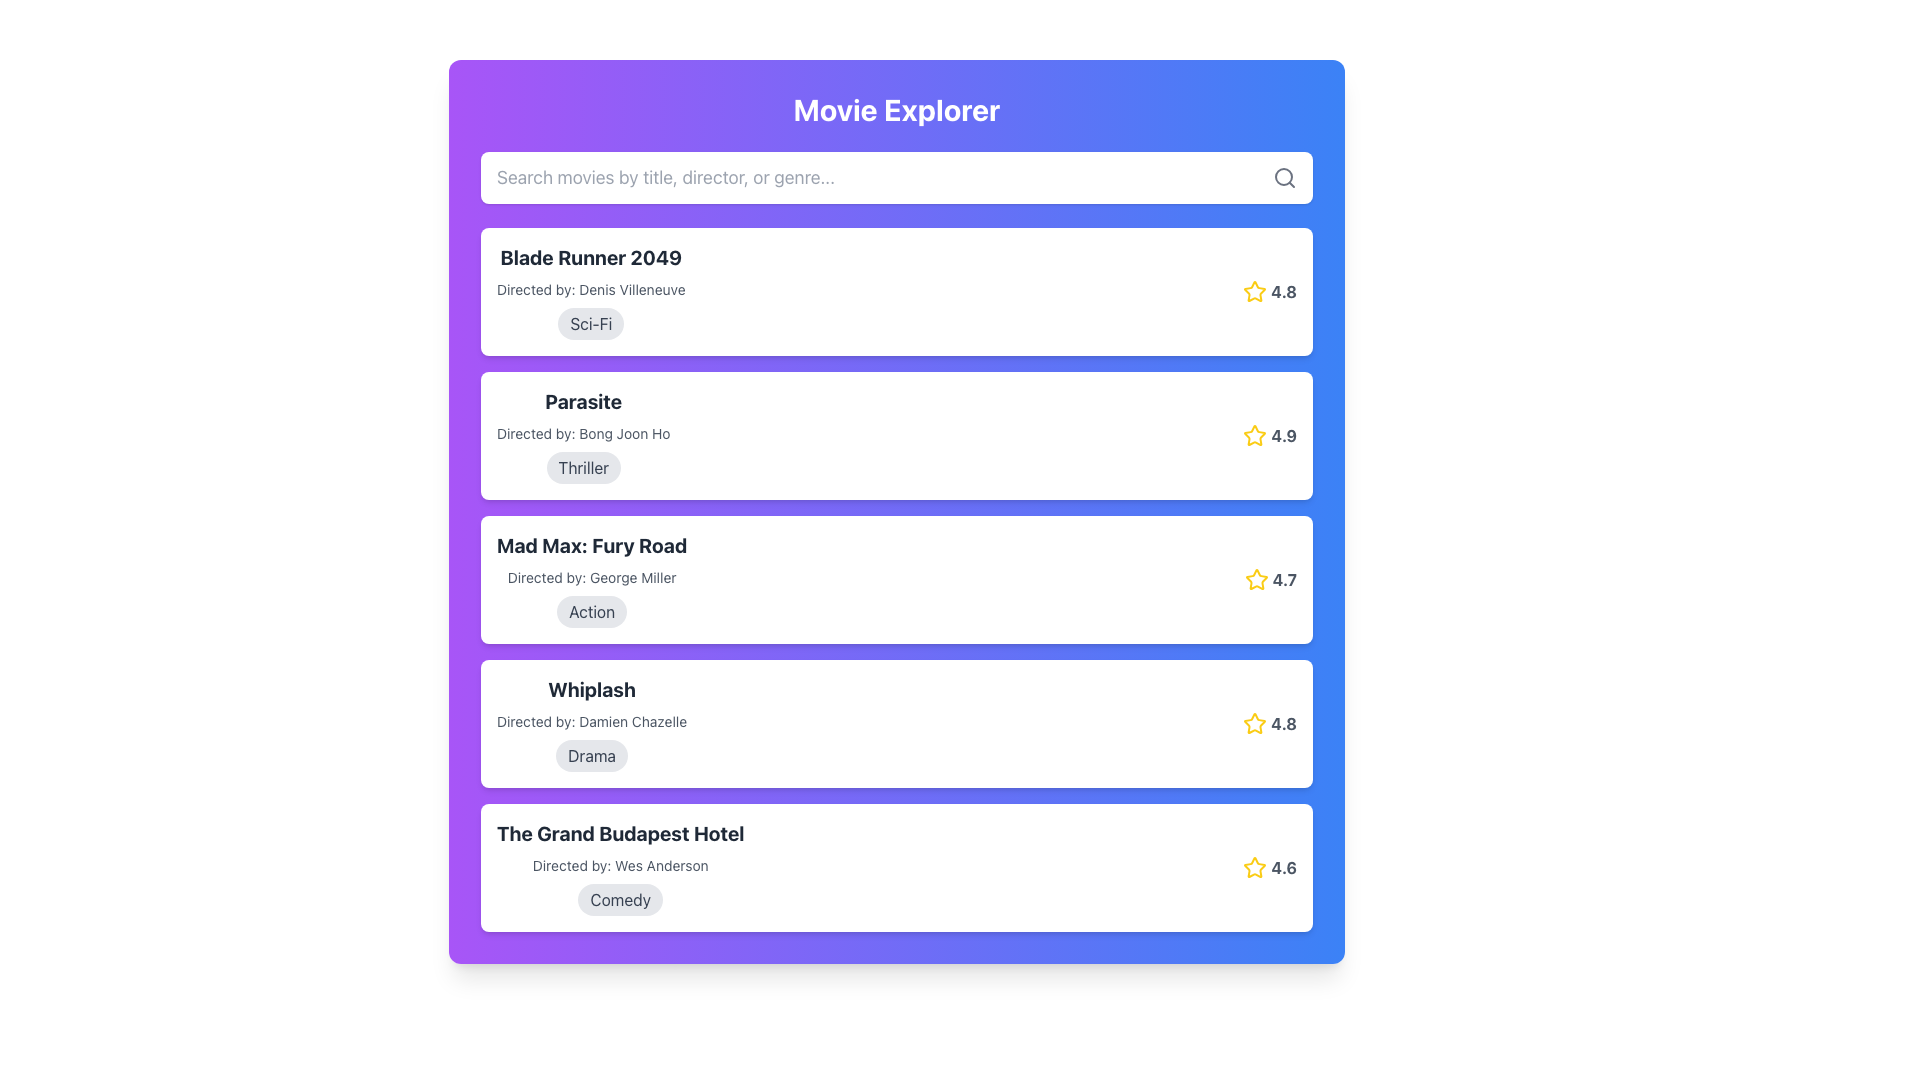 The image size is (1920, 1080). What do you see at coordinates (1284, 724) in the screenshot?
I see `bold, gray text displaying the value '4.8' that is adjacent to the yellow star icon on the left, located in the line containing the title 'Whiplash'` at bounding box center [1284, 724].